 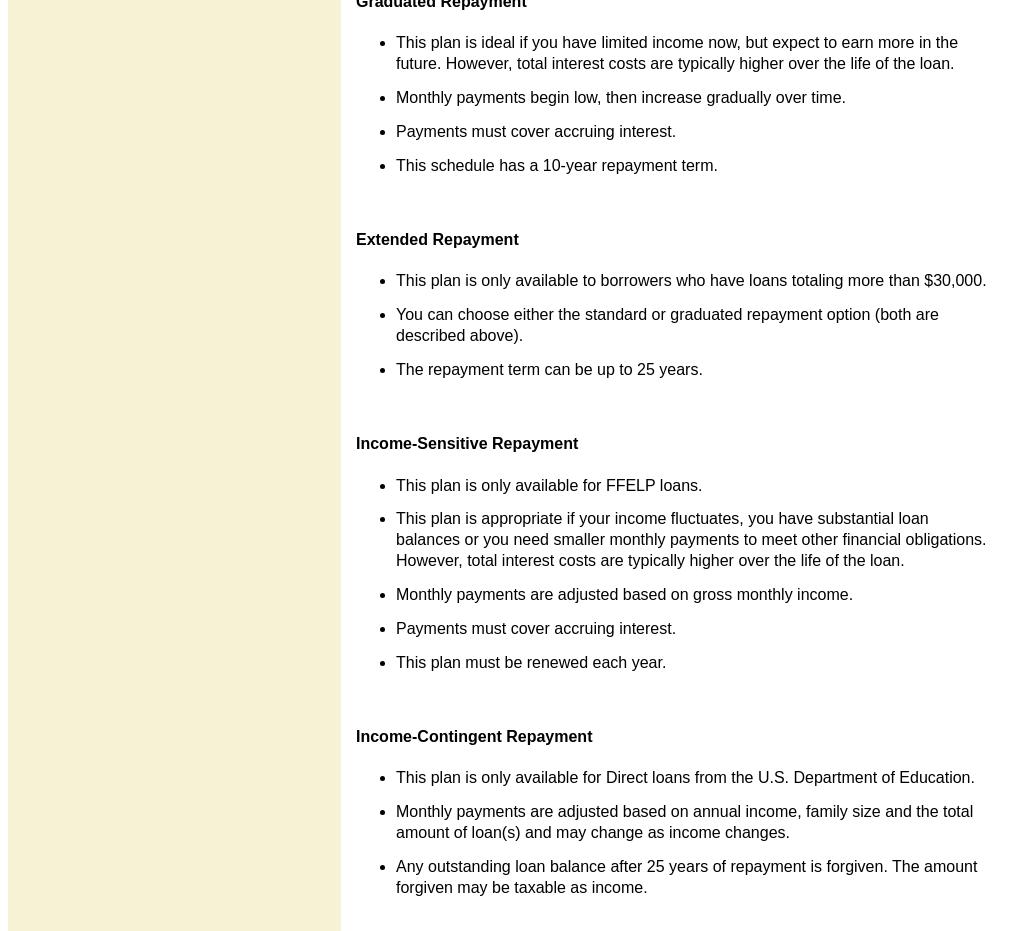 What do you see at coordinates (465, 442) in the screenshot?
I see `'Income-Sensitive Repayment'` at bounding box center [465, 442].